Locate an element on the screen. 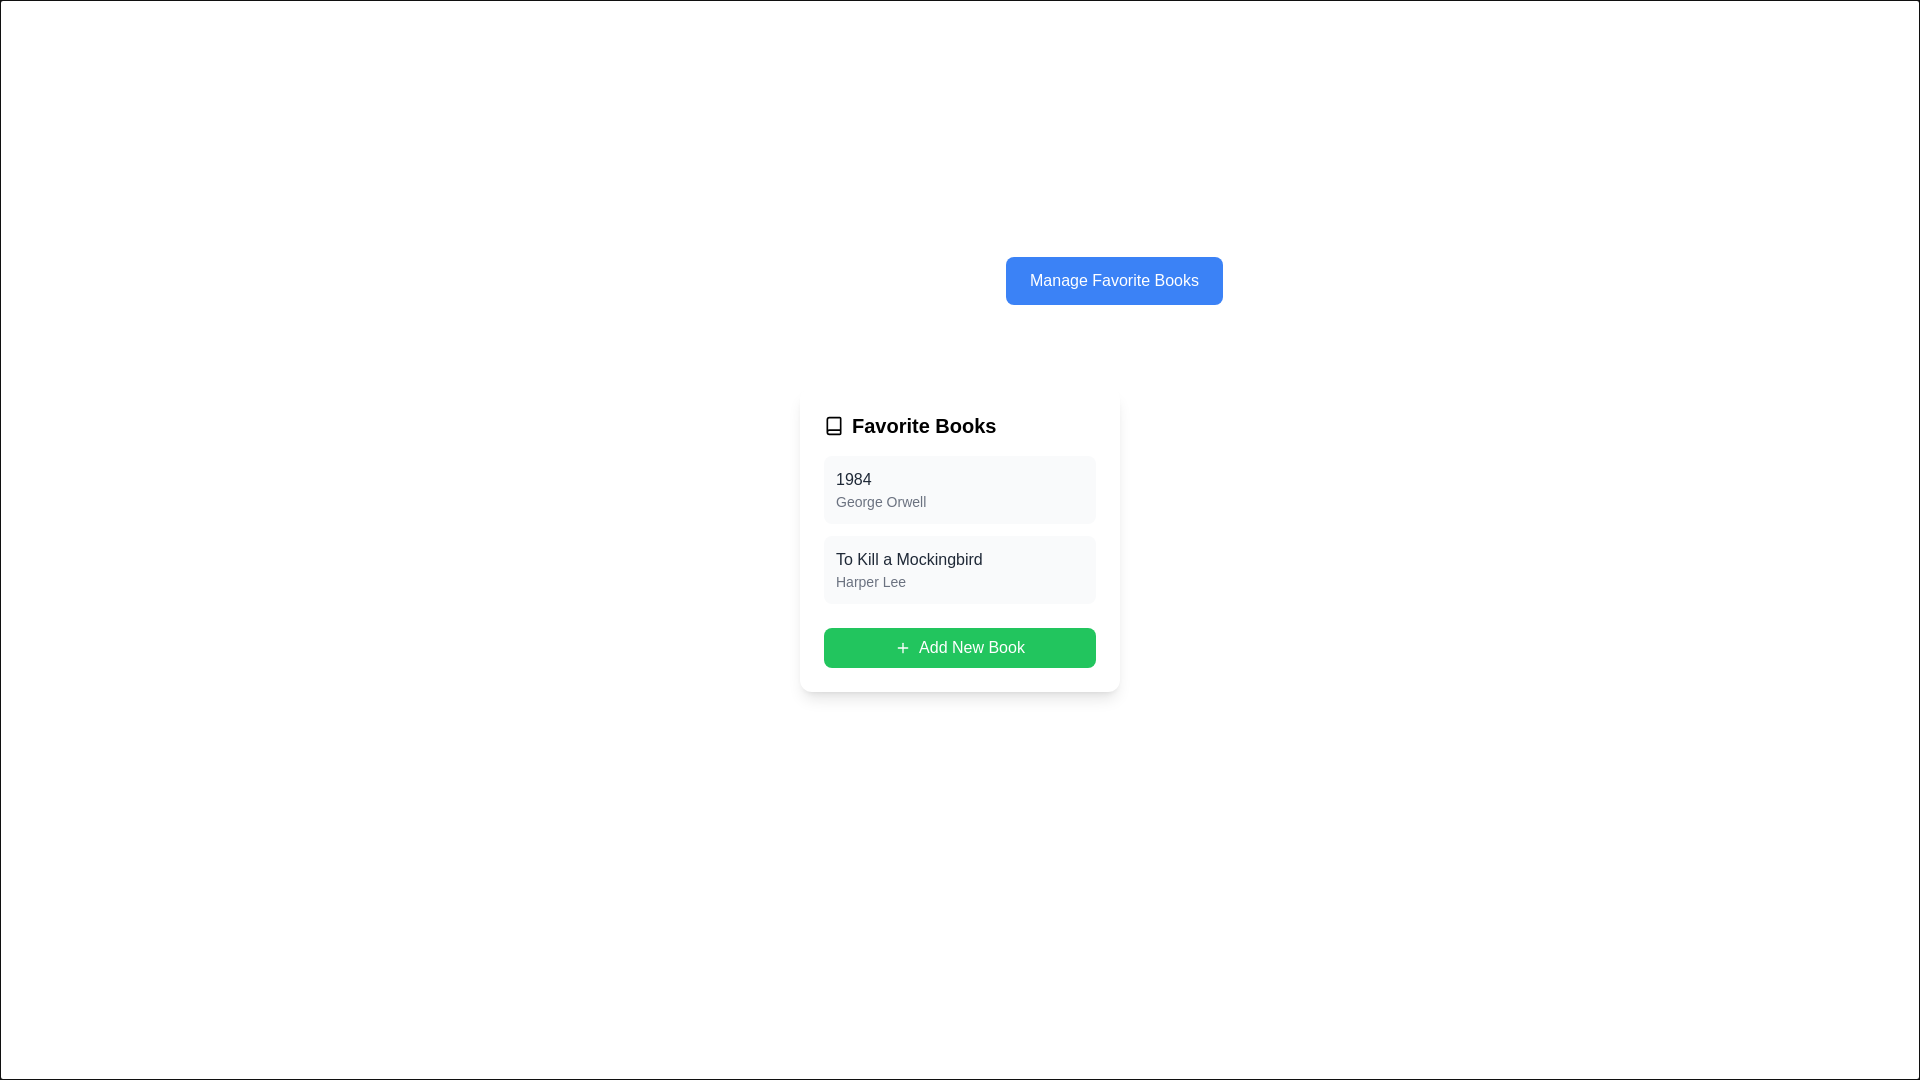 The height and width of the screenshot is (1080, 1920). the 'Manage Favorite Books' button to open the dialog is located at coordinates (1113, 281).